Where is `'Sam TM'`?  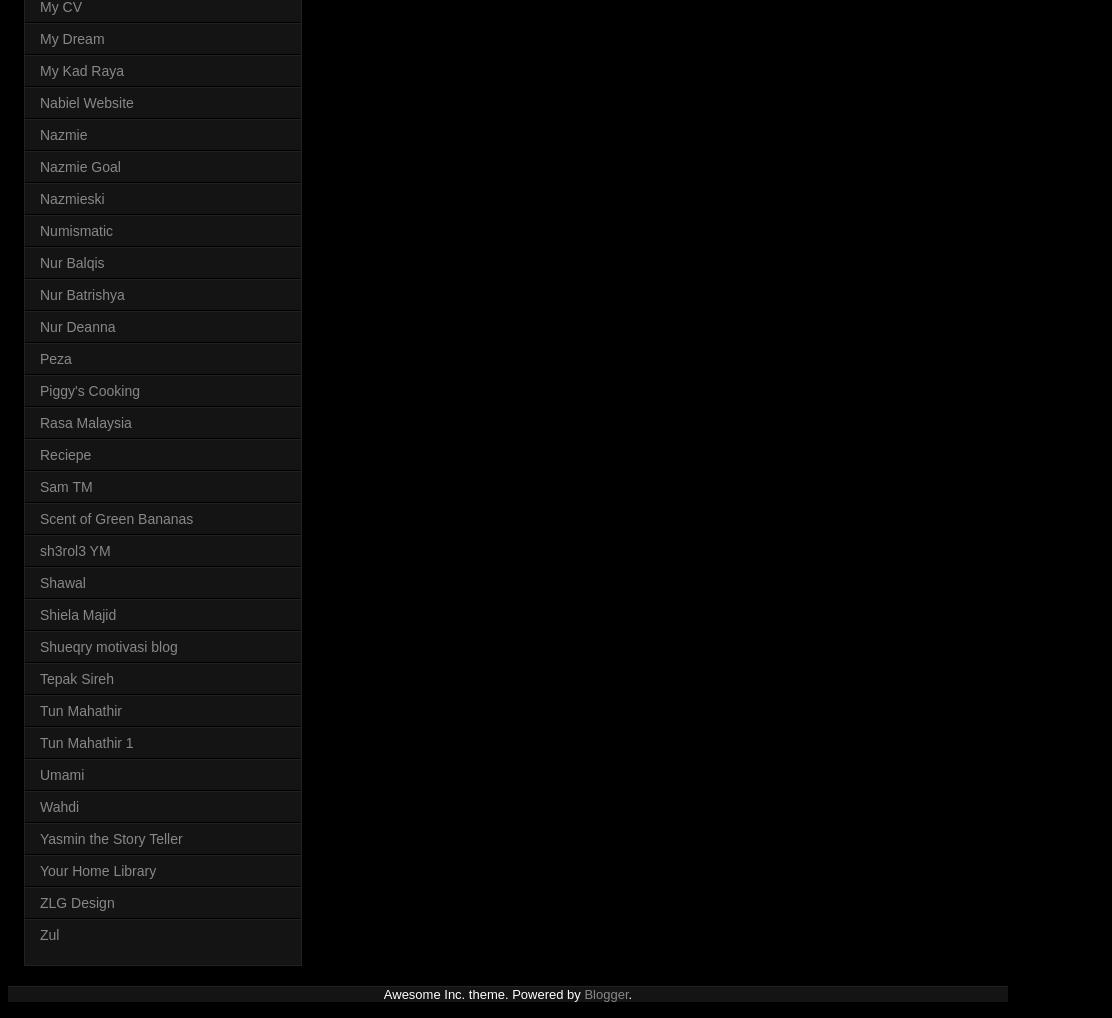
'Sam TM' is located at coordinates (66, 485).